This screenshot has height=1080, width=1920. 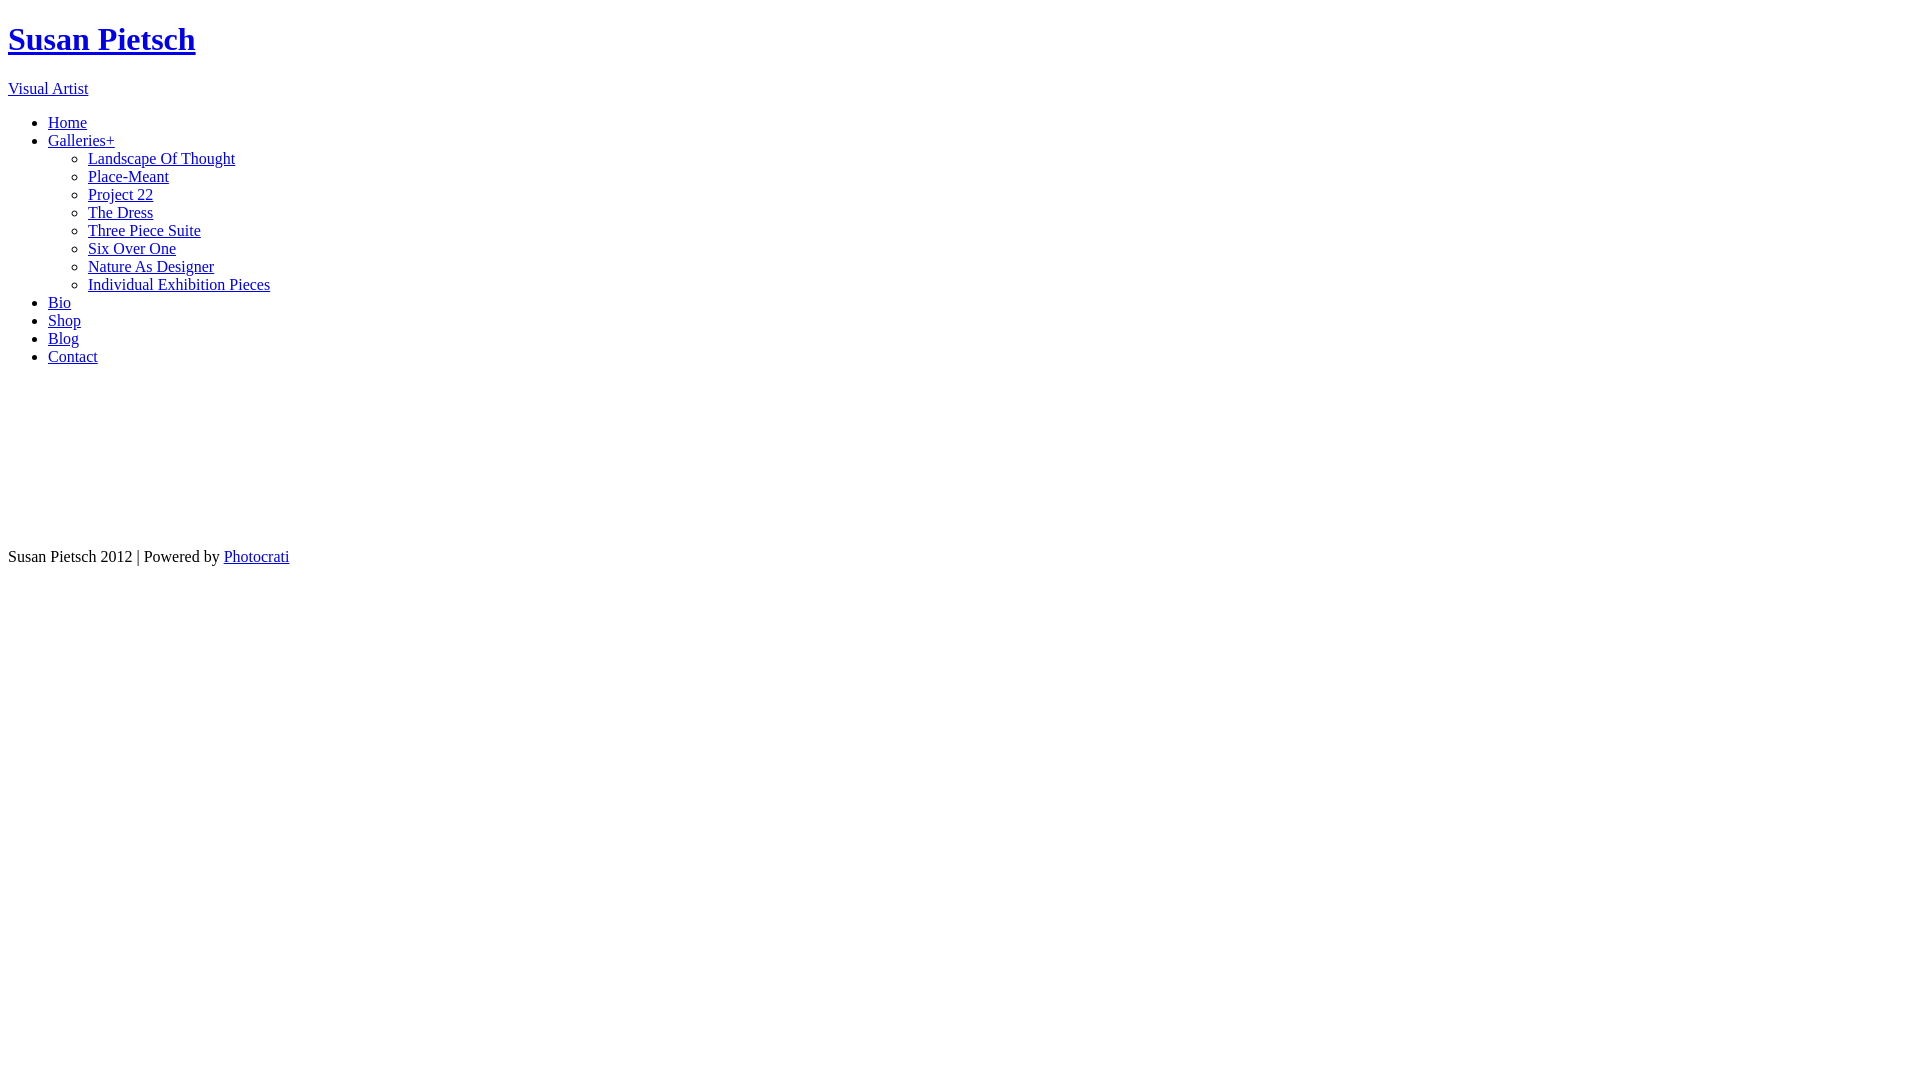 What do you see at coordinates (161, 157) in the screenshot?
I see `'Landscape Of Thought'` at bounding box center [161, 157].